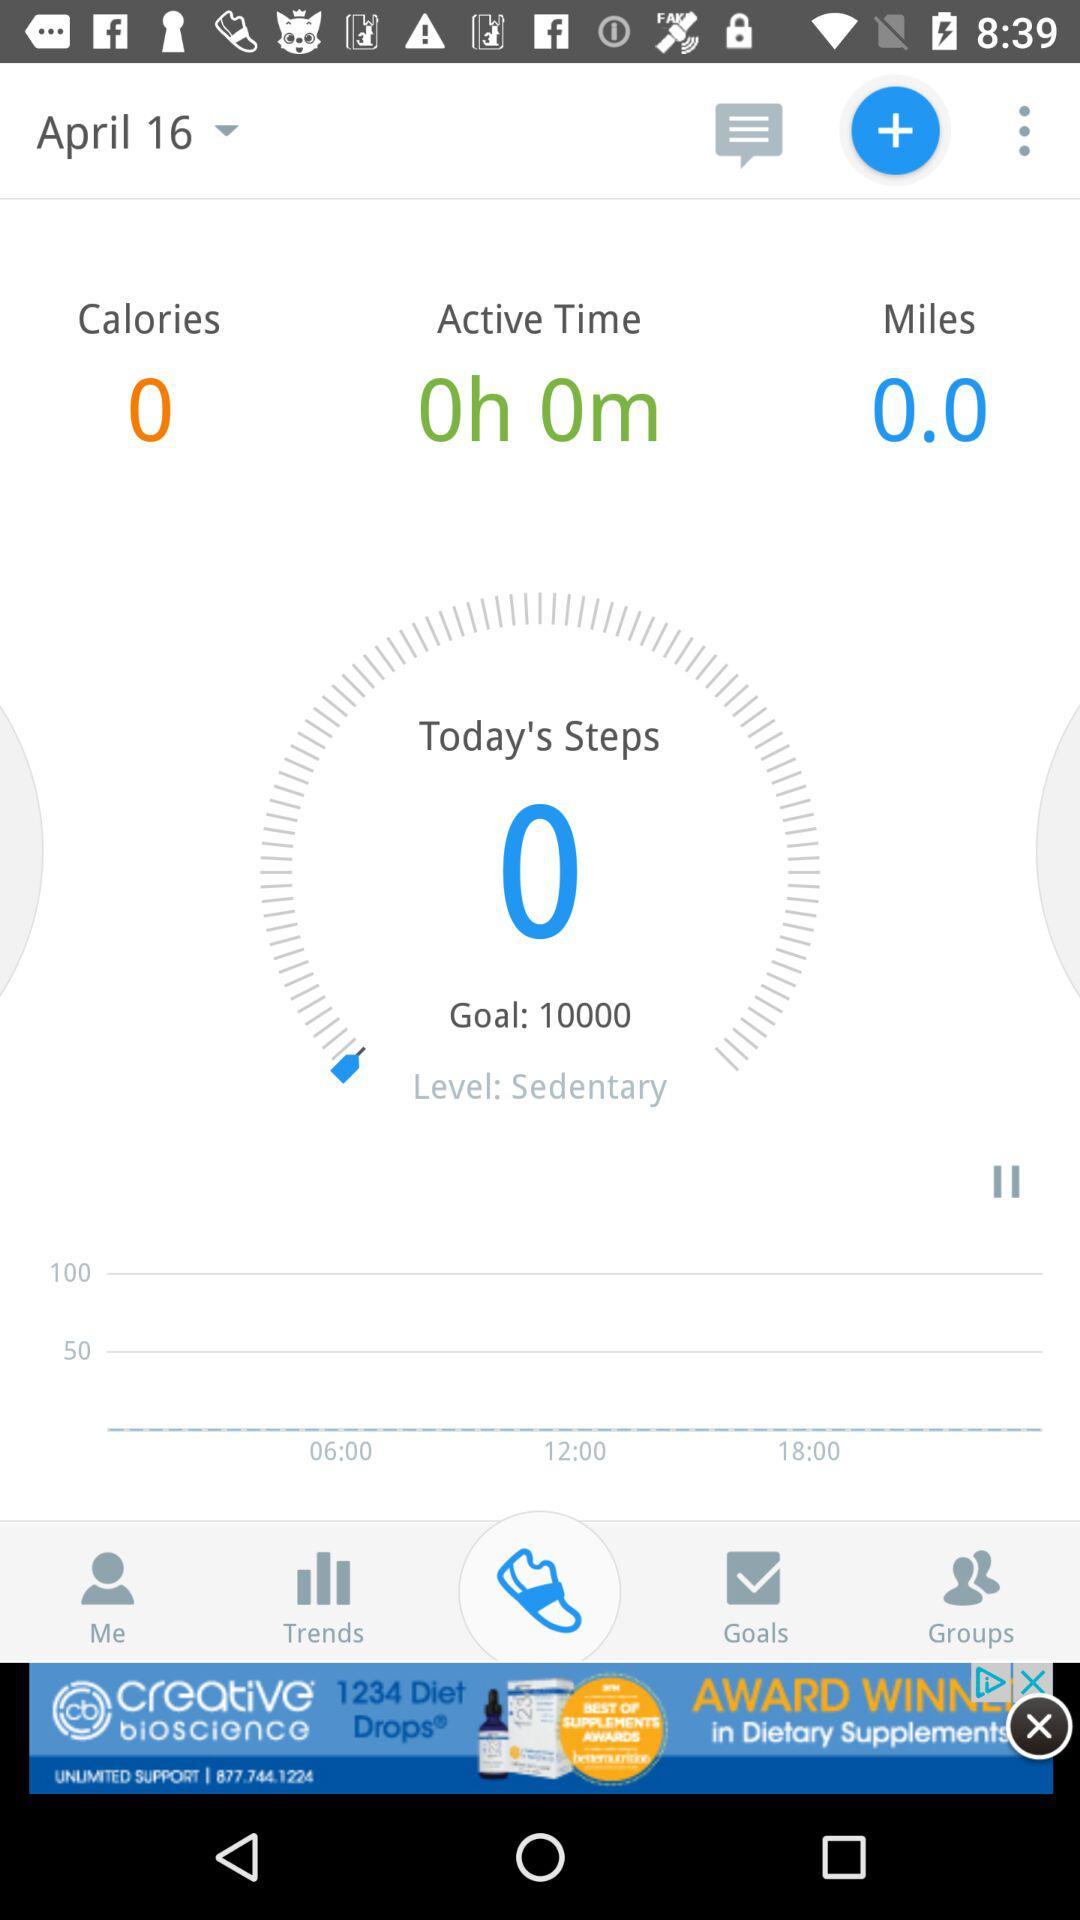 The height and width of the screenshot is (1920, 1080). Describe the element at coordinates (894, 129) in the screenshot. I see `the add icon` at that location.